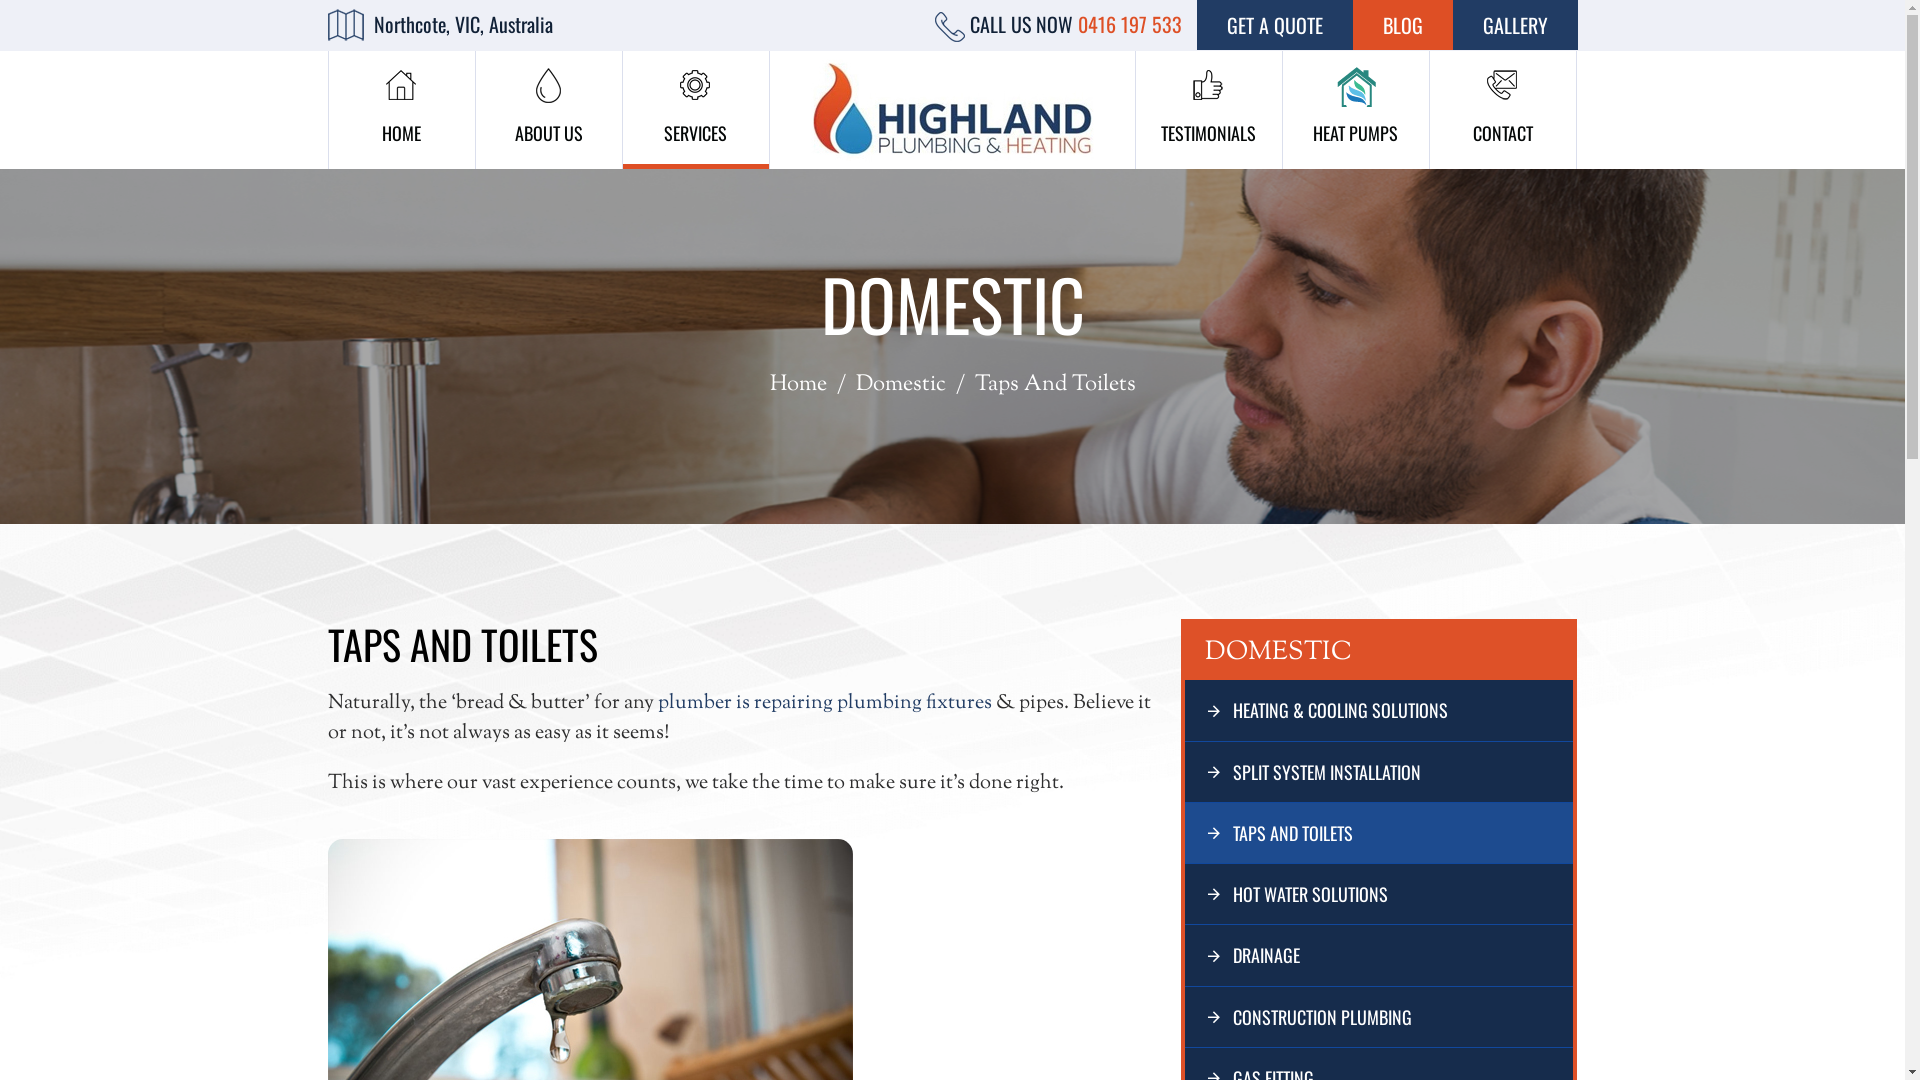 Image resolution: width=1920 pixels, height=1080 pixels. What do you see at coordinates (825, 702) in the screenshot?
I see `'plumber is repairing plumbing fixtures'` at bounding box center [825, 702].